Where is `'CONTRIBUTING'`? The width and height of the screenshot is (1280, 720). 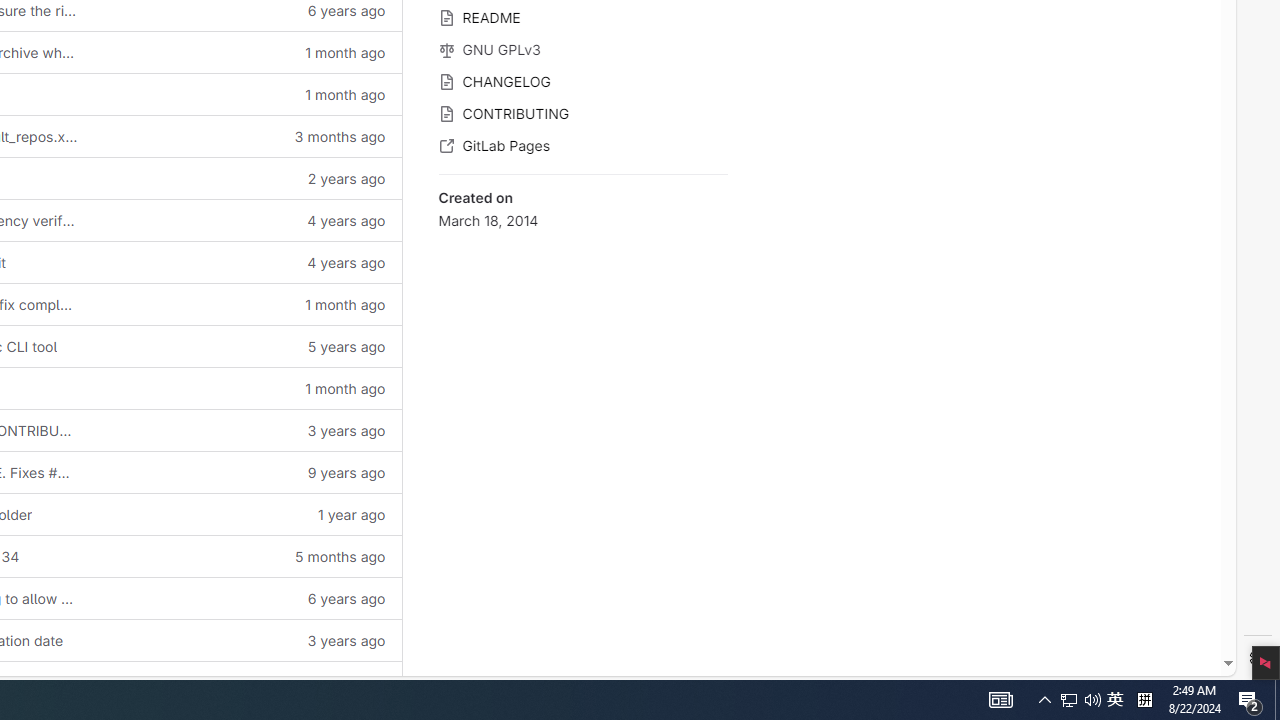
'CONTRIBUTING' is located at coordinates (582, 112).